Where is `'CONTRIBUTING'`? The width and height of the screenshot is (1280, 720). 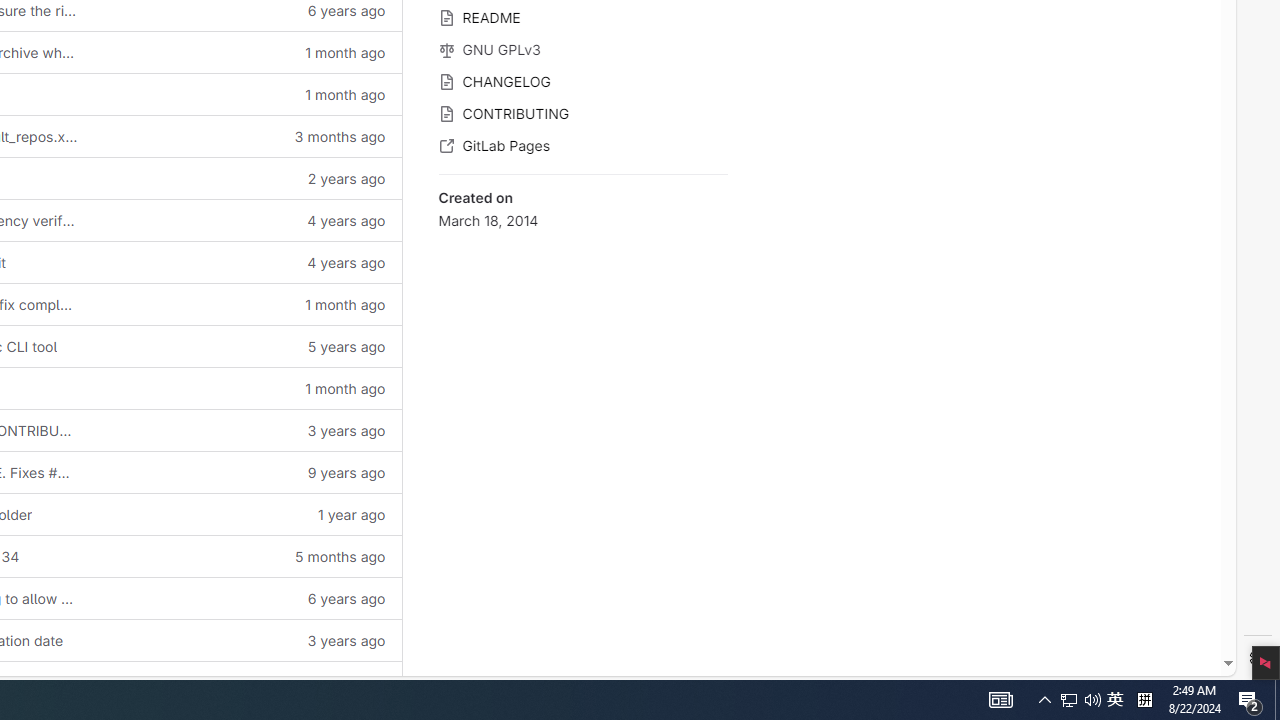
'CONTRIBUTING' is located at coordinates (582, 112).